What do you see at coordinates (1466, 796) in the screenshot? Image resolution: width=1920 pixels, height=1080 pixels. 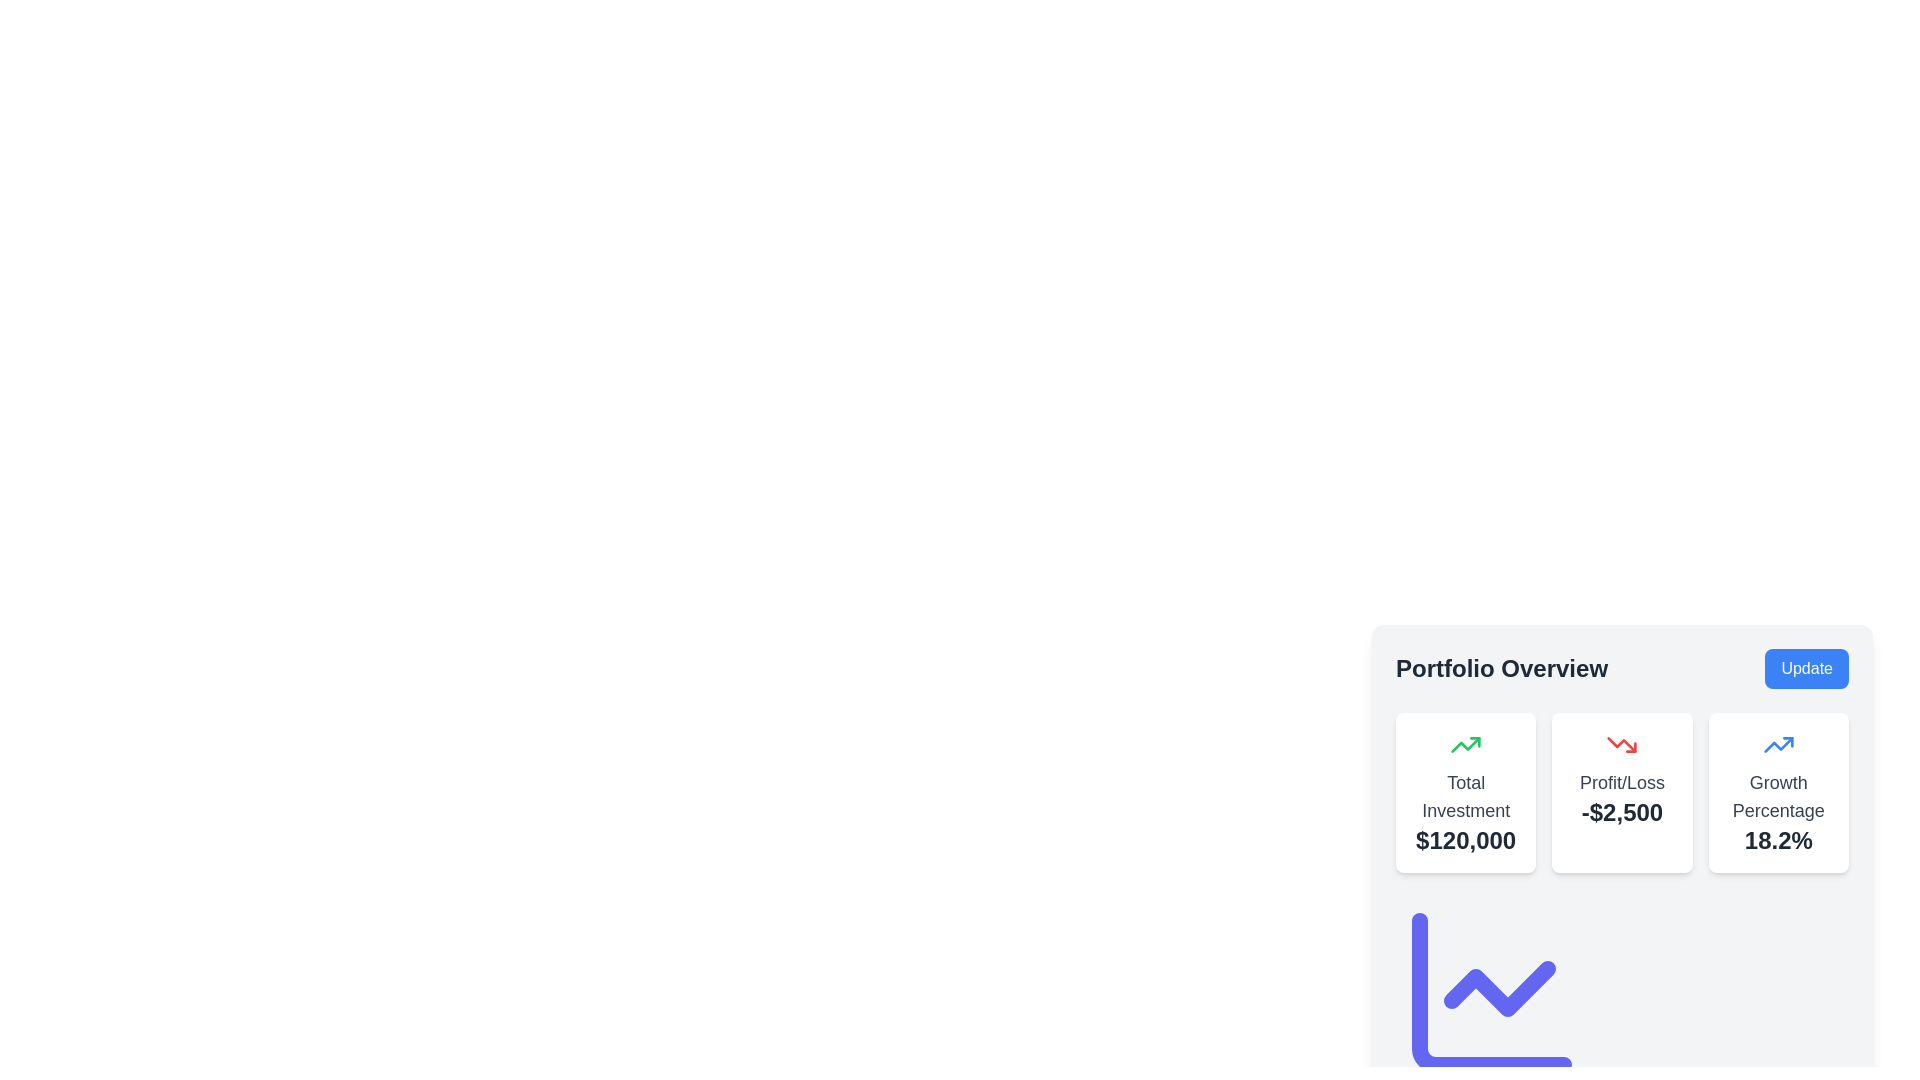 I see `the 'Total Investment' label, which is a descriptive text component displayed in a medium-sized, gray font above the bold numeric value '$120,000' within a card layout` at bounding box center [1466, 796].